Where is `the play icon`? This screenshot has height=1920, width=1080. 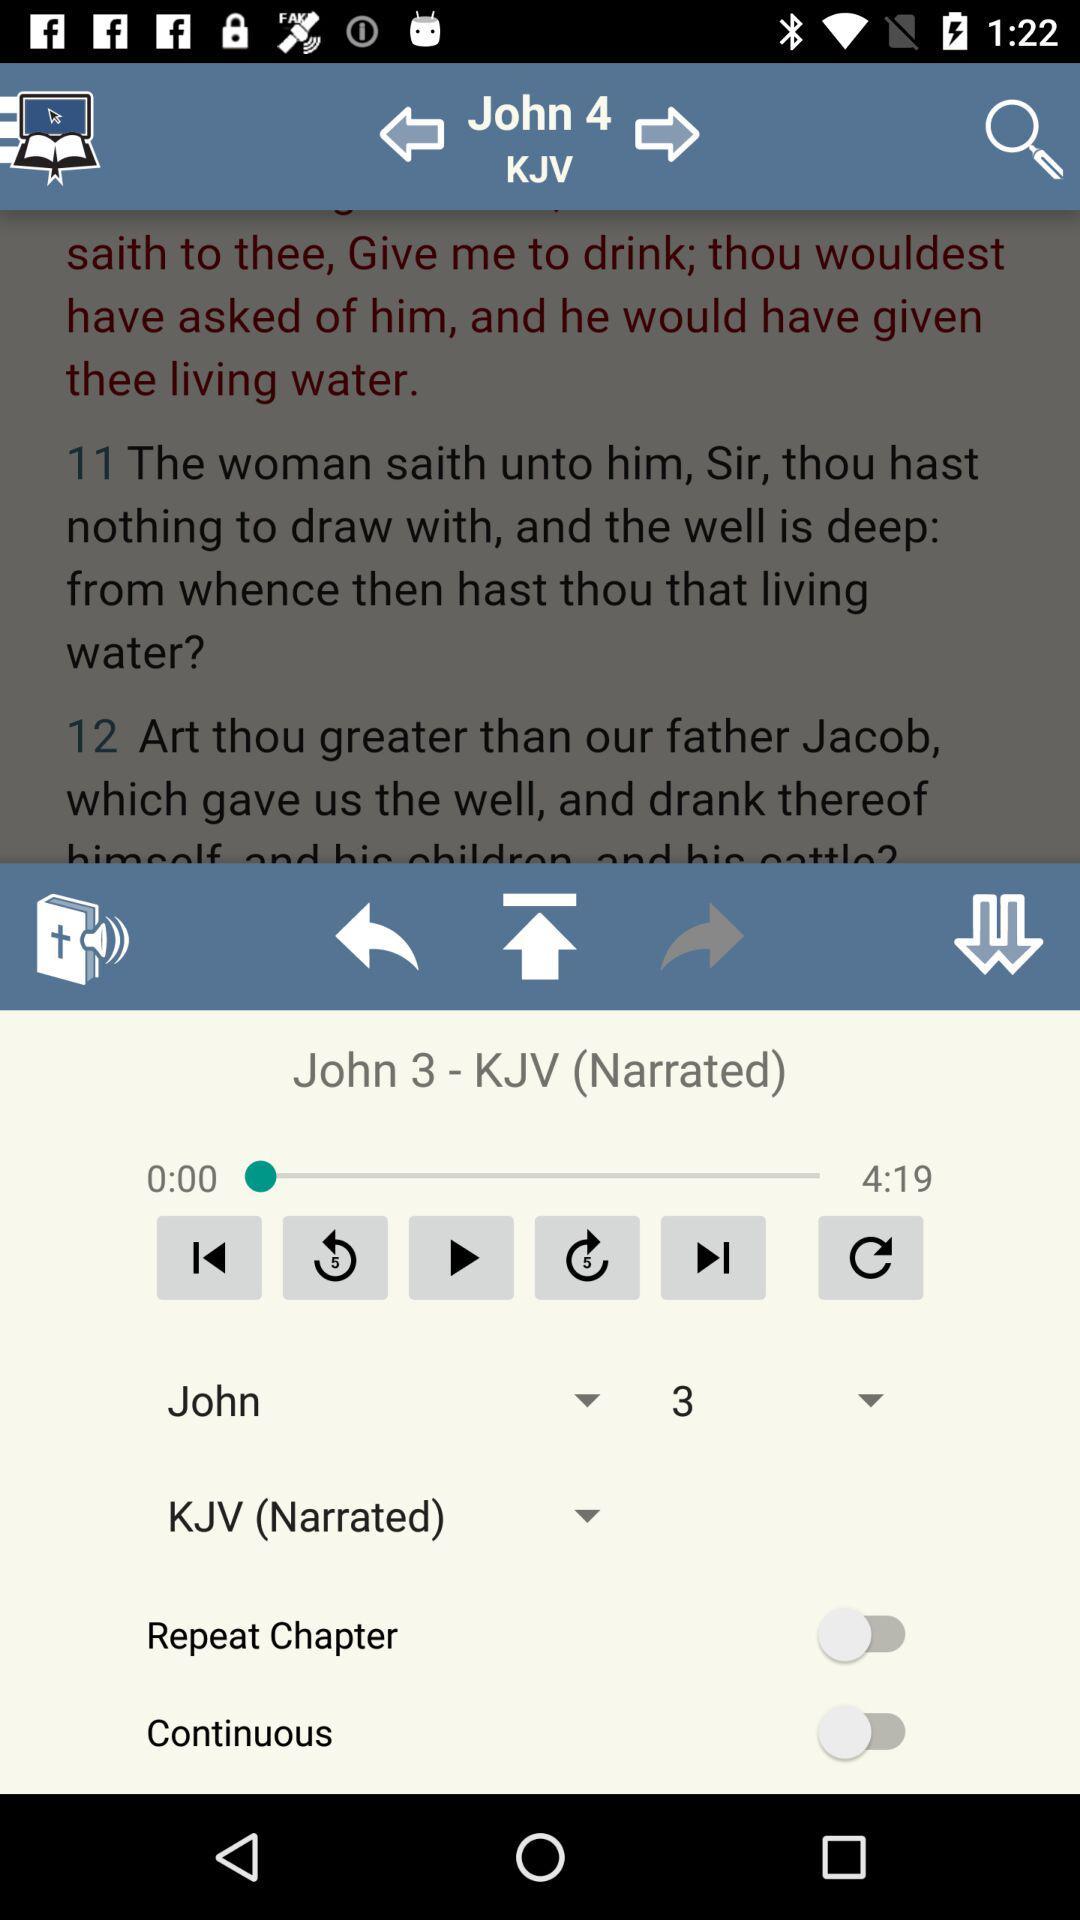
the play icon is located at coordinates (461, 1256).